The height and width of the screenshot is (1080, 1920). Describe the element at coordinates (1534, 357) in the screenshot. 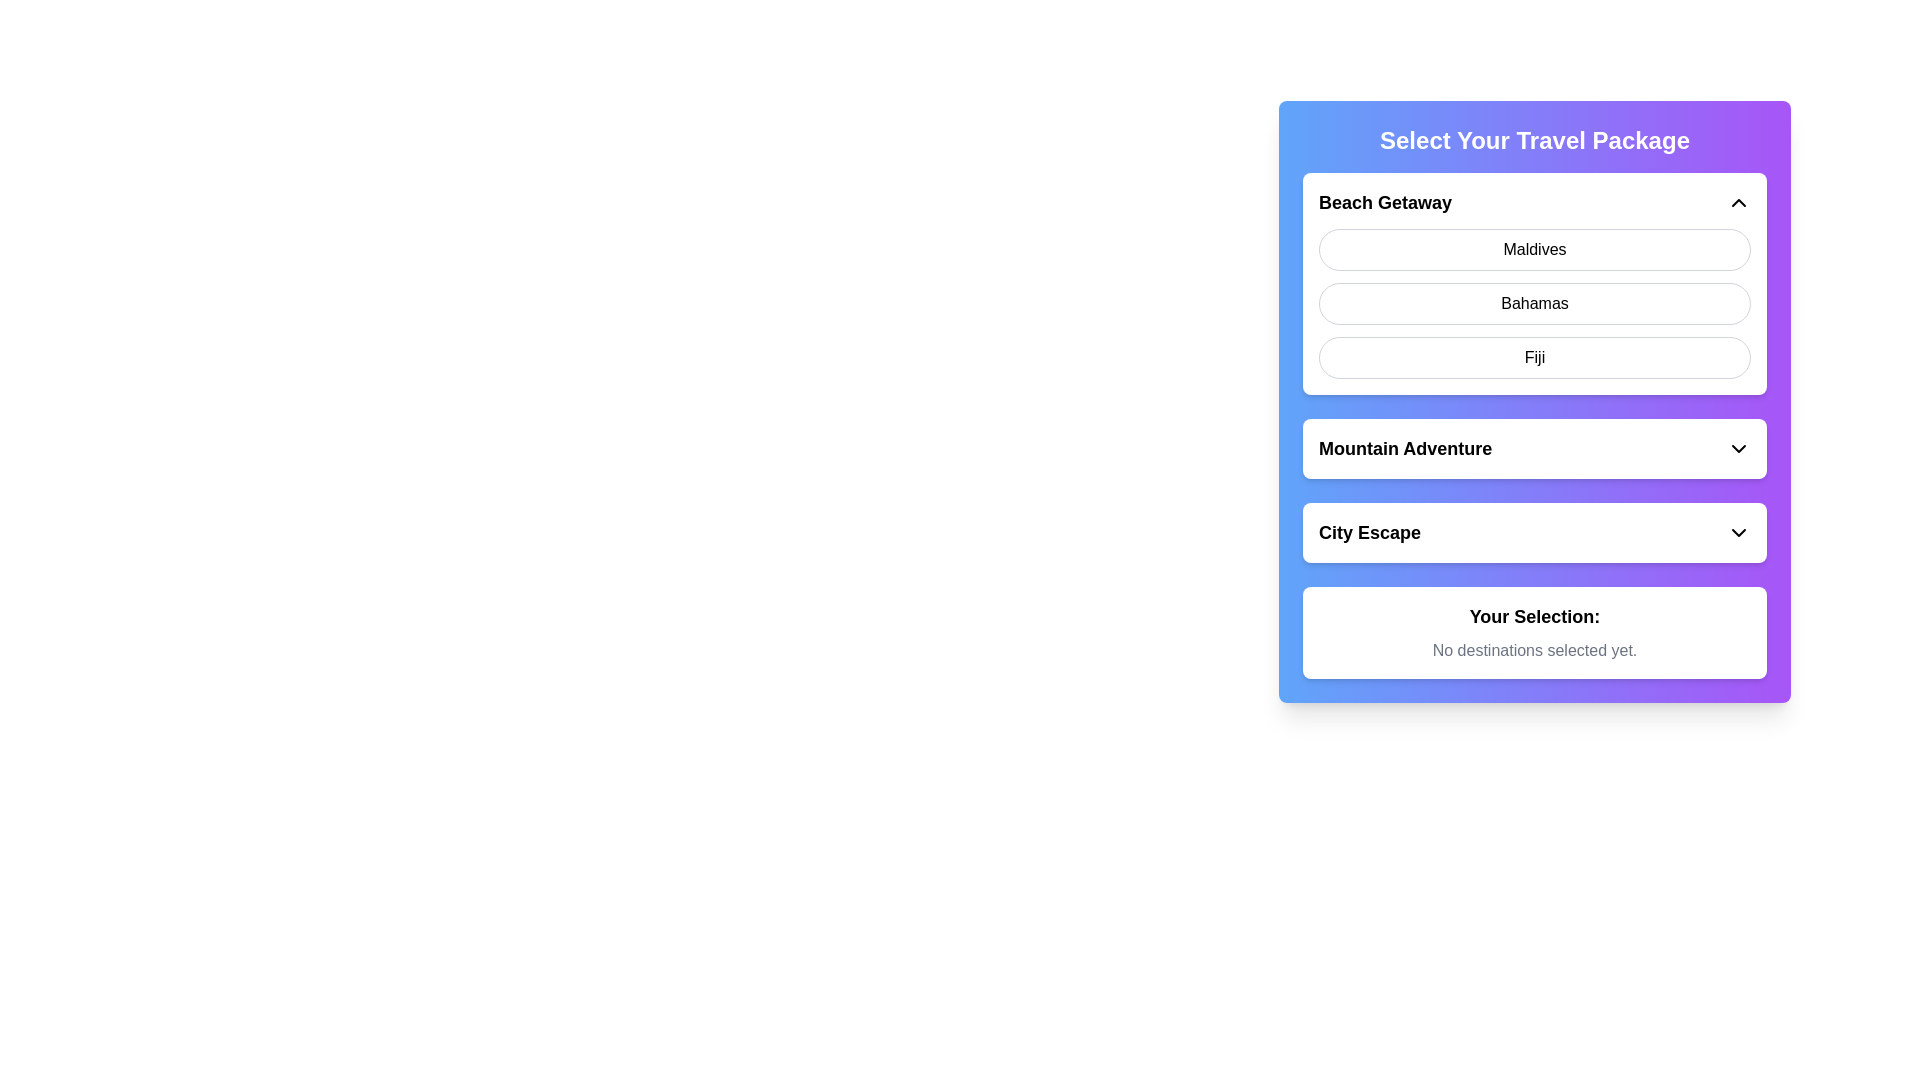

I see `the 'Fiji' travel package button, which is the third button under the 'Beach Getaway' section, to change its background color to light blue` at that location.